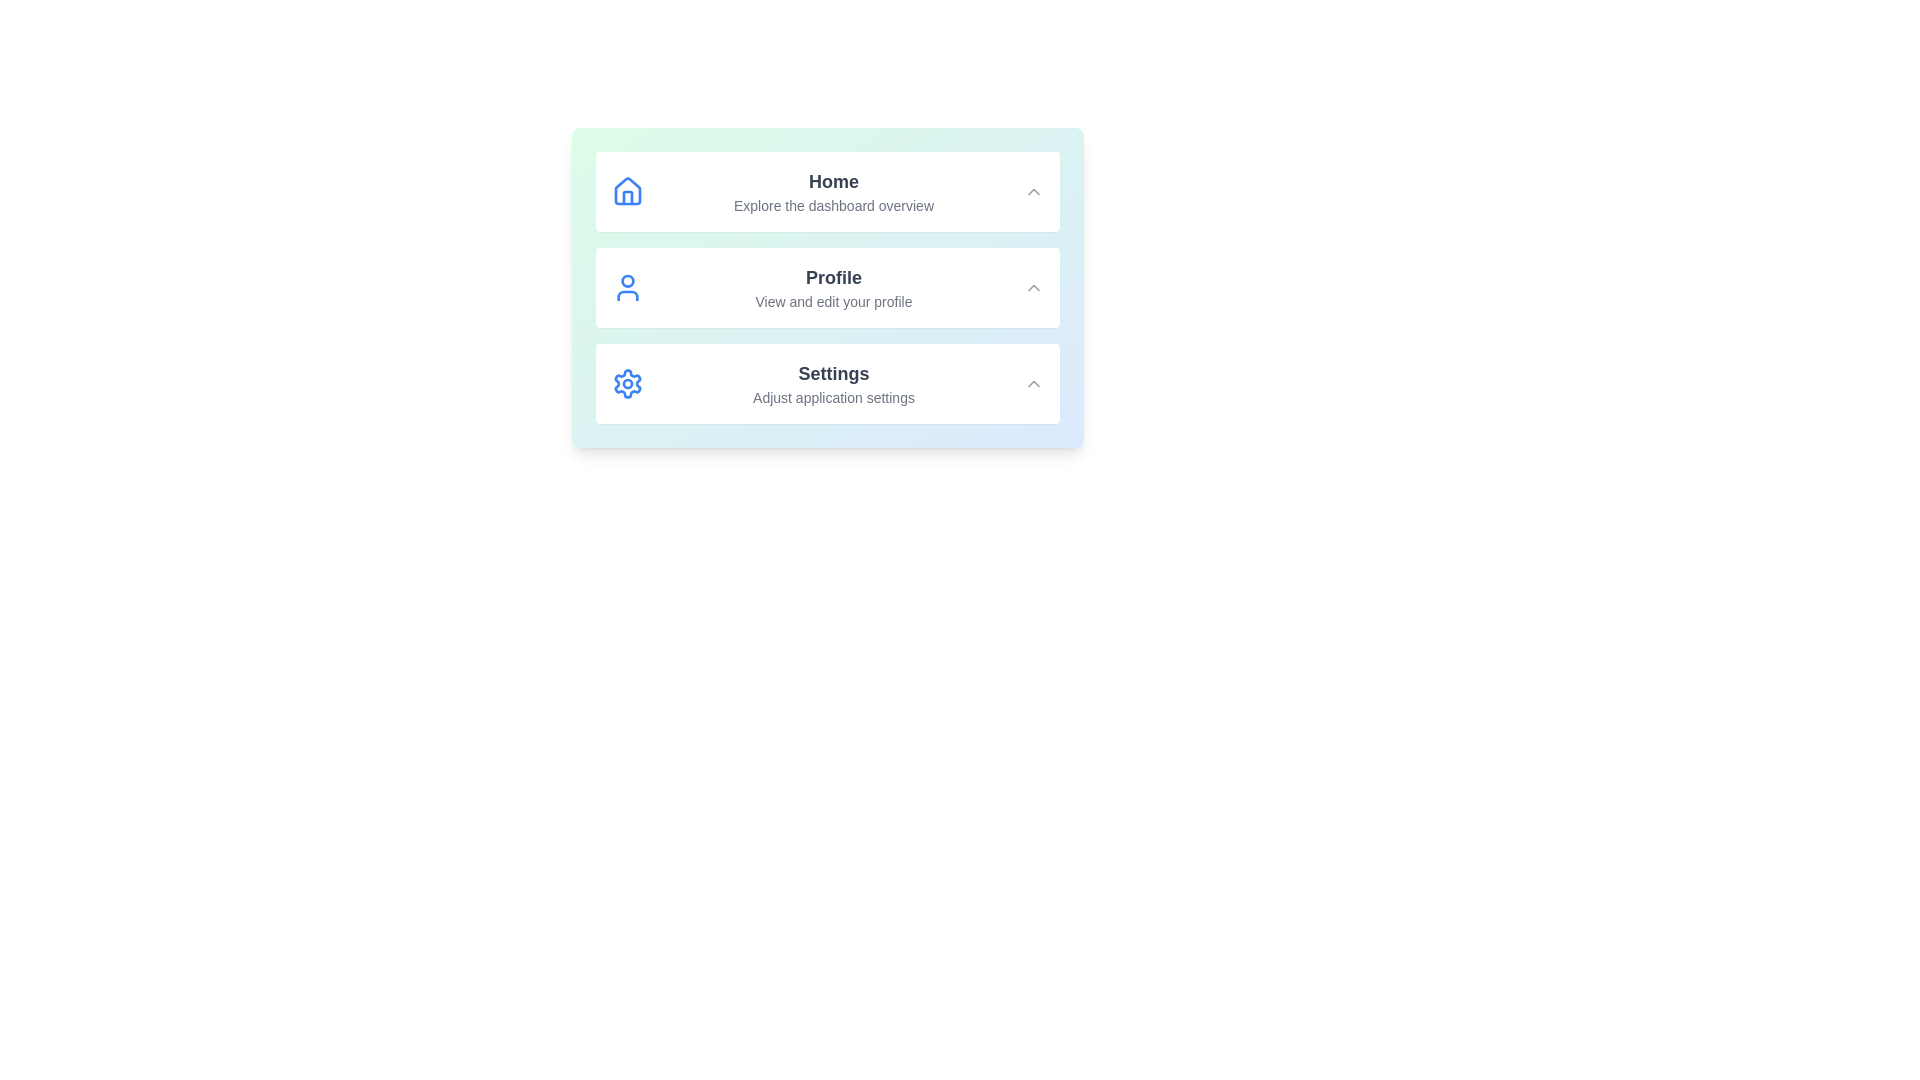  What do you see at coordinates (627, 192) in the screenshot?
I see `the icon representing the Home section` at bounding box center [627, 192].